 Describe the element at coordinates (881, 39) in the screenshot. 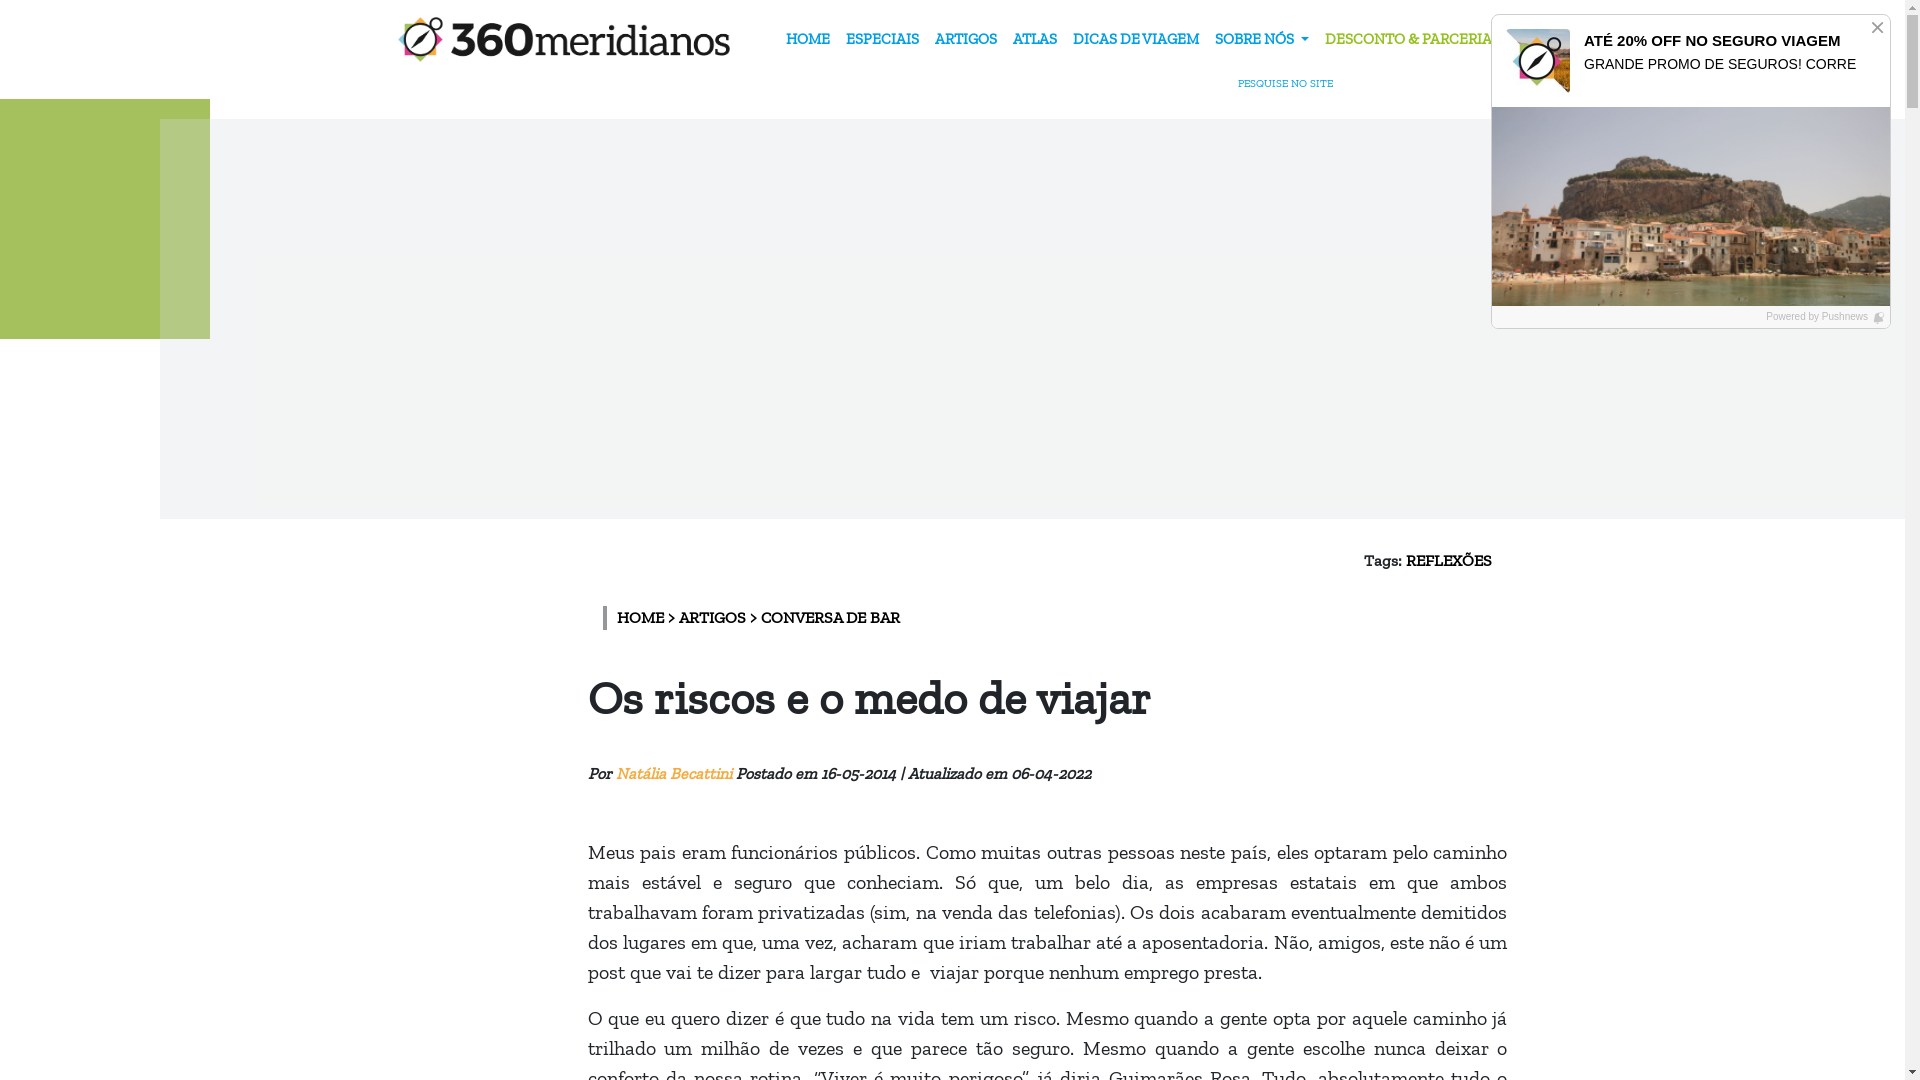

I see `'ESPECIAIS'` at that location.